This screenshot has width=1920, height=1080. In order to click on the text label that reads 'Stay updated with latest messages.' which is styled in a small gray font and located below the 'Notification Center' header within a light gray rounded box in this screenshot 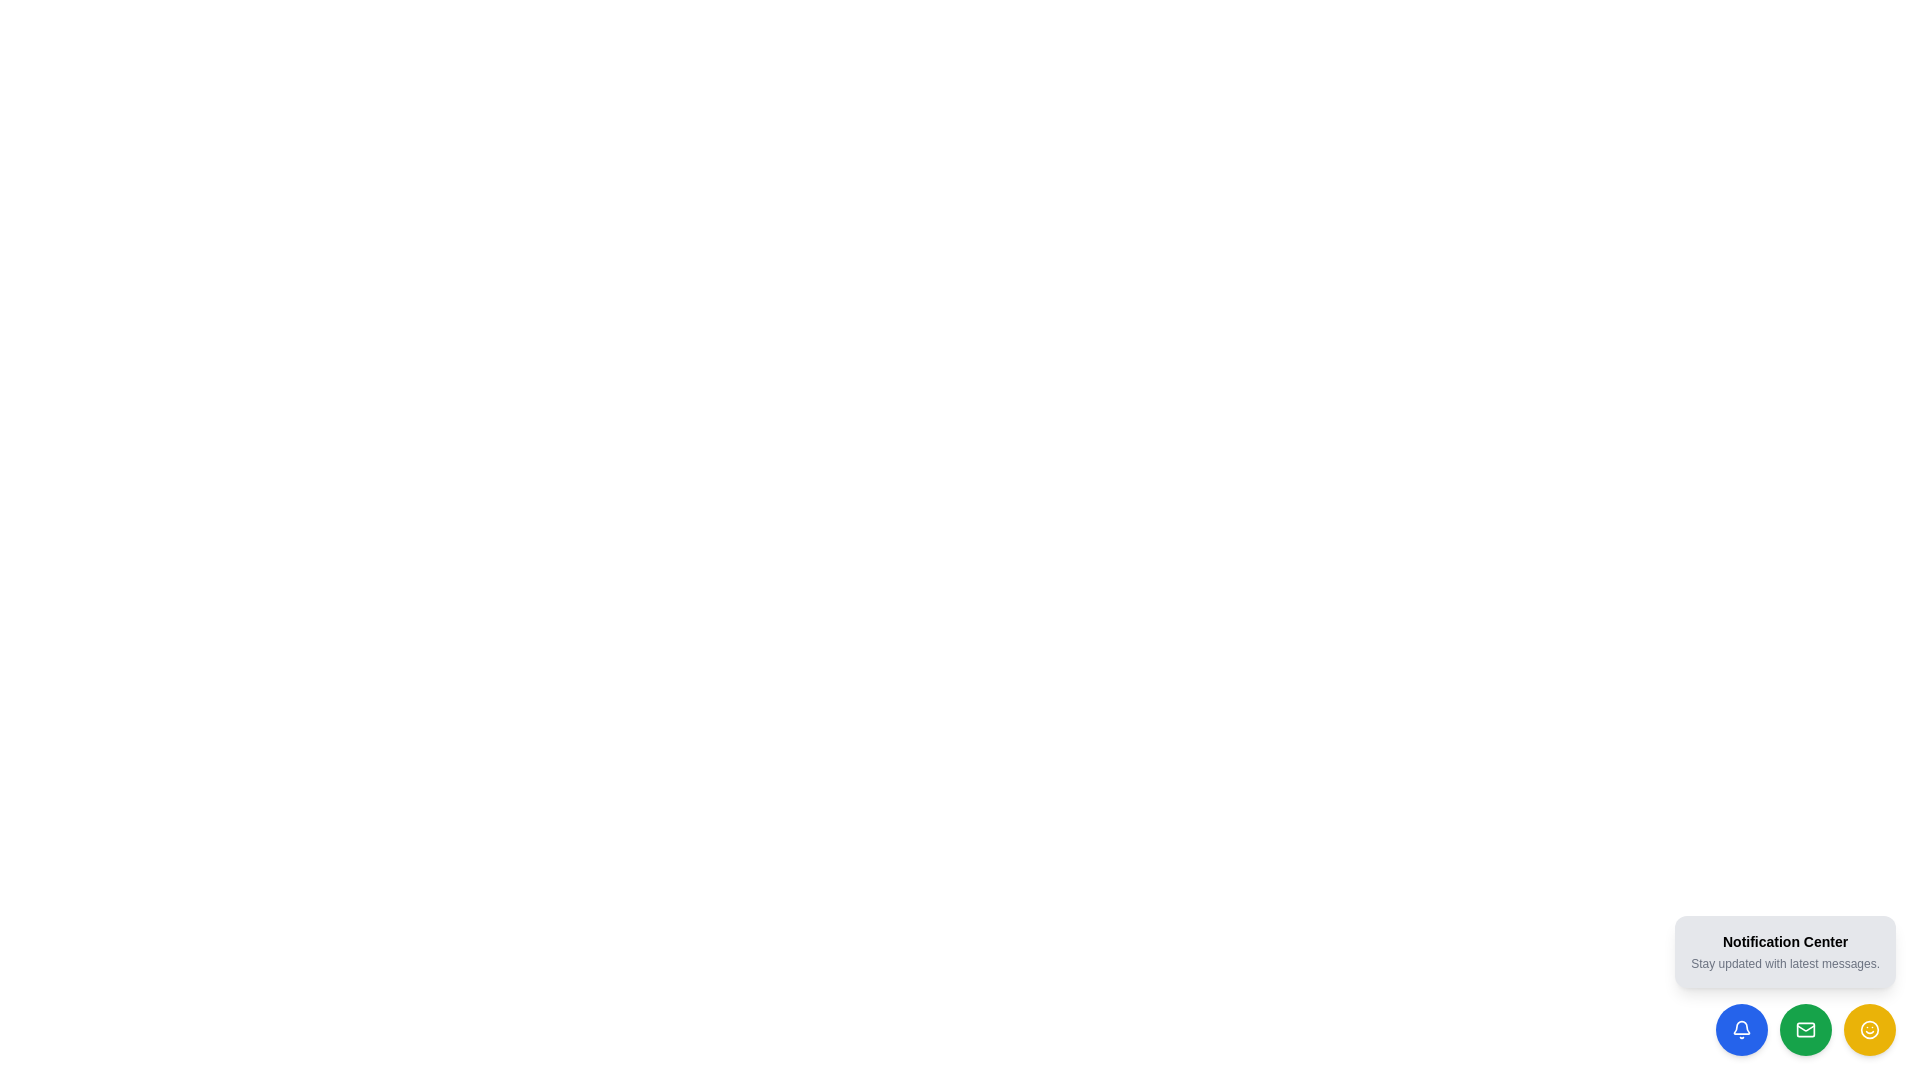, I will do `click(1785, 963)`.